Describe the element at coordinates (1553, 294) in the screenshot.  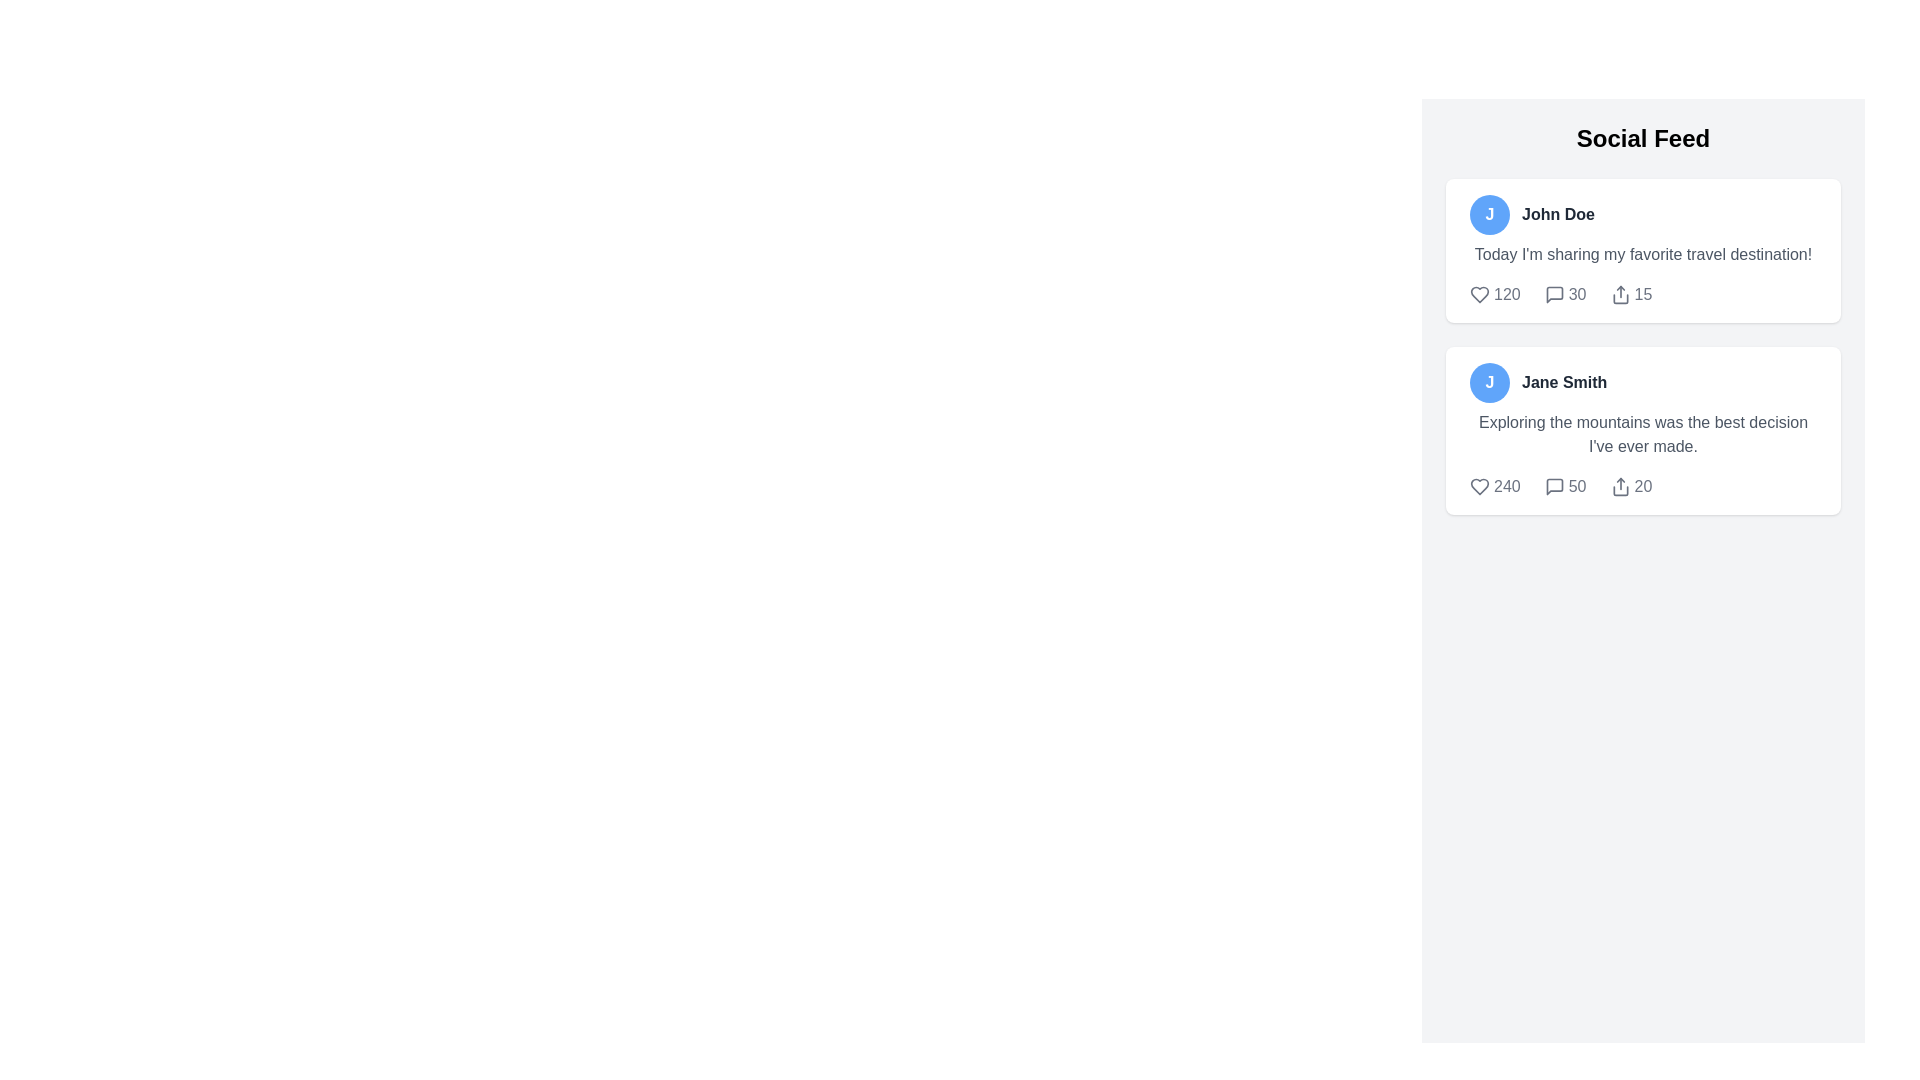
I see `the comment bubble icon located to the left of the number '30' in the first post under the Social Feed section` at that location.